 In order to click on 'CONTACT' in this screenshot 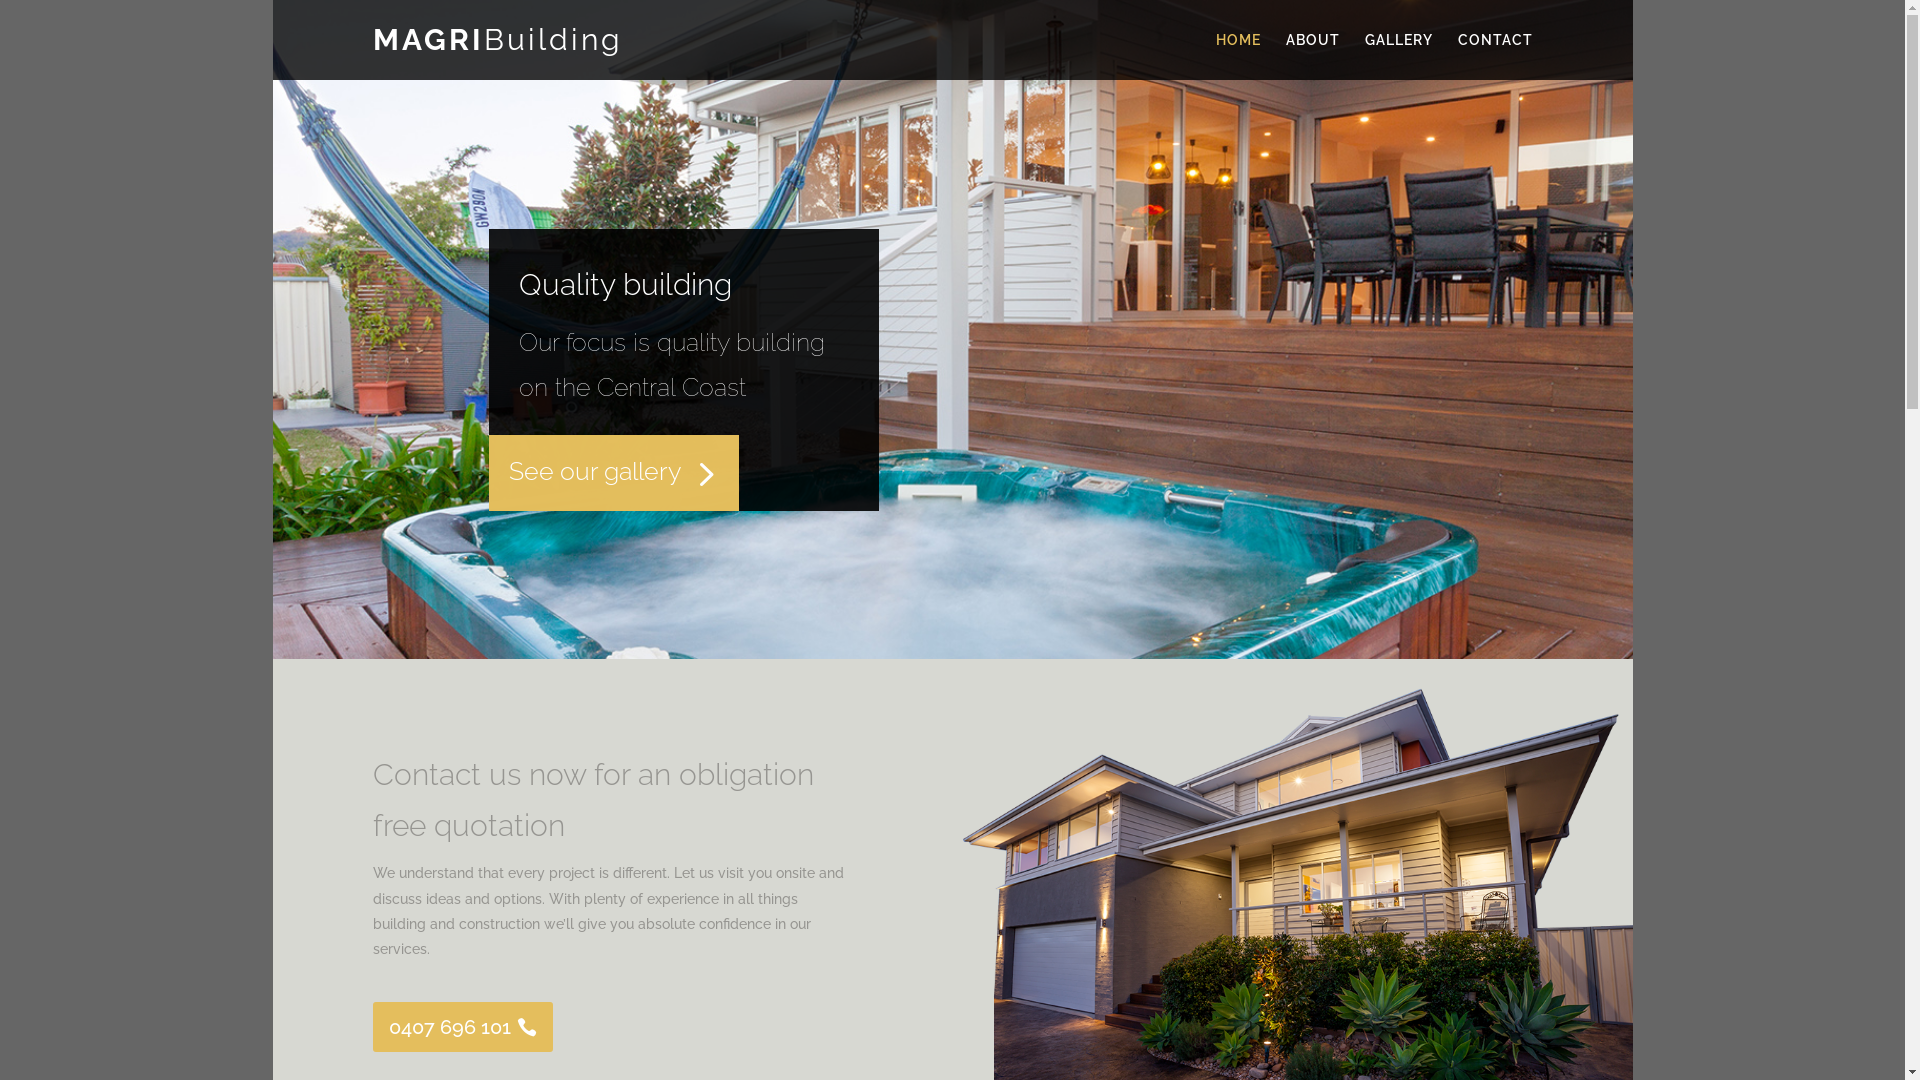, I will do `click(1495, 55)`.